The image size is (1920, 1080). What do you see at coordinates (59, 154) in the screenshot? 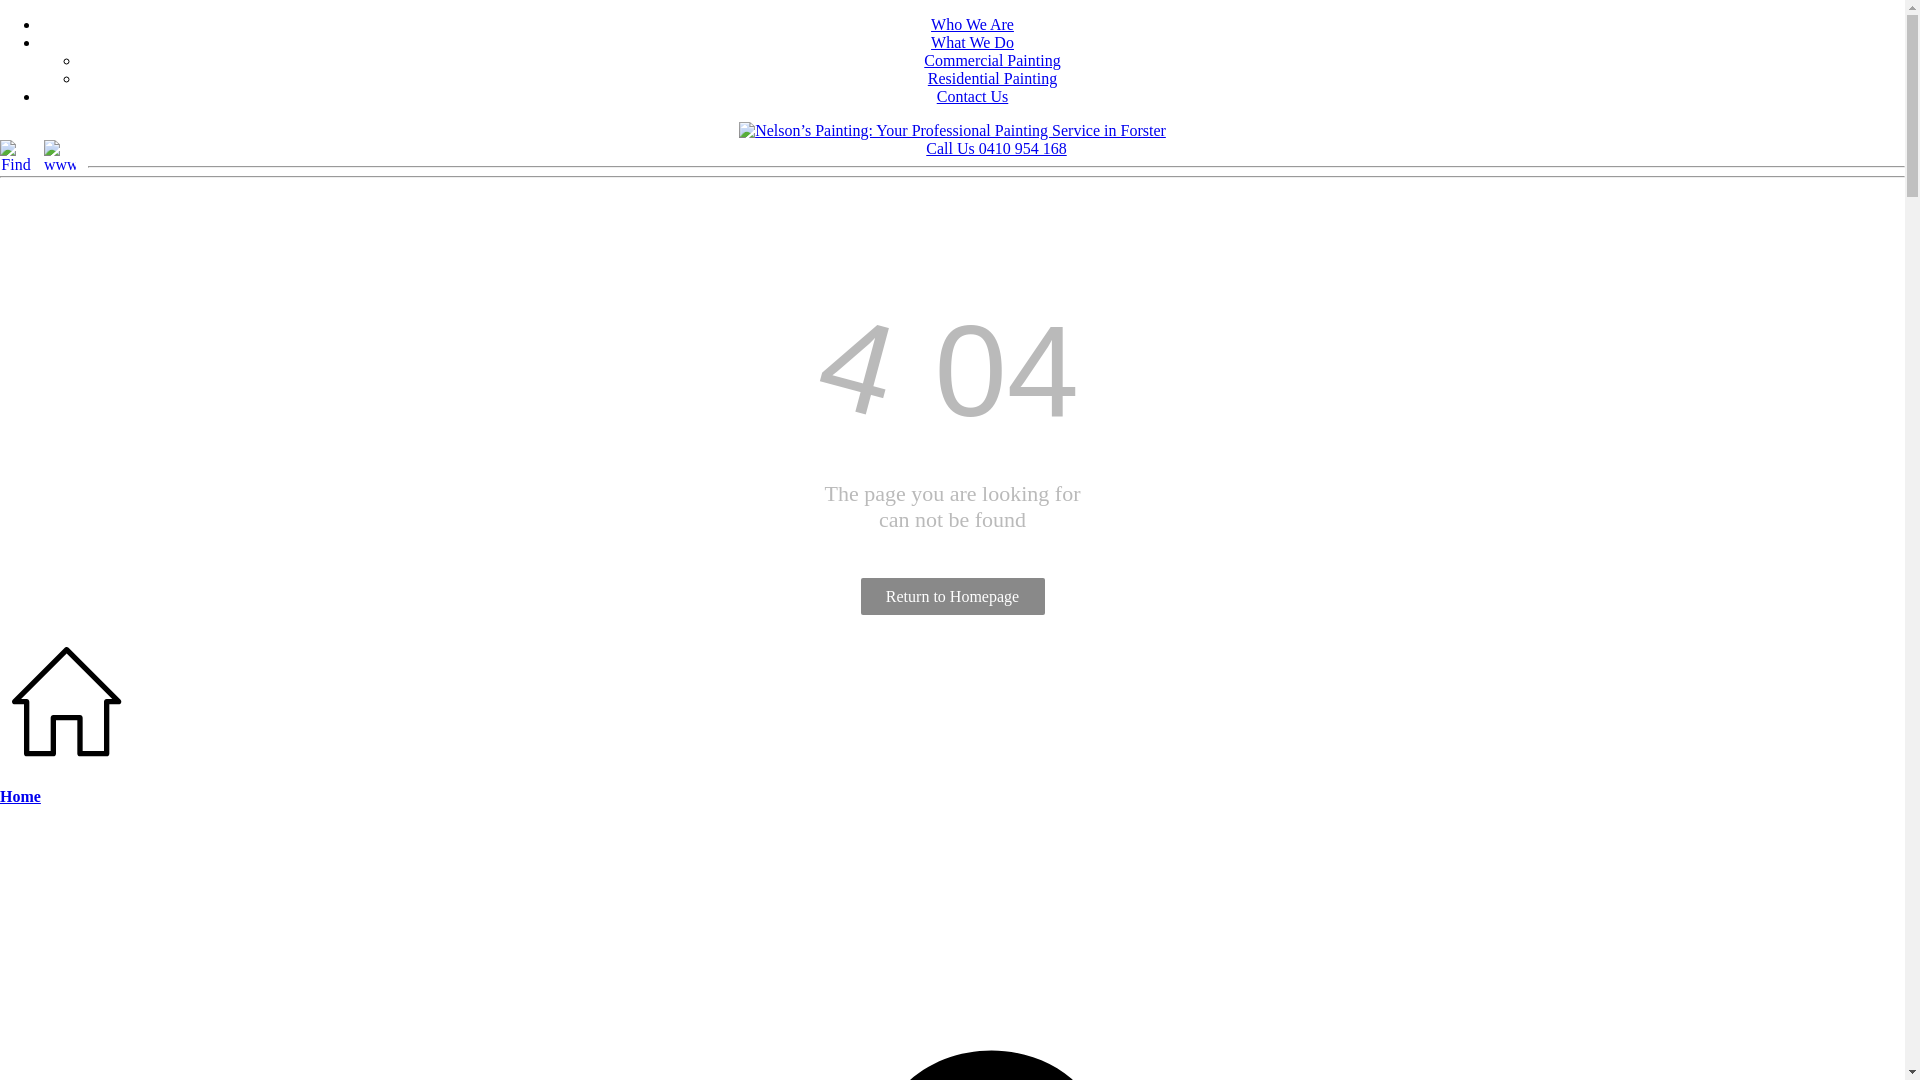
I see `'www.localsearch.com.au'` at bounding box center [59, 154].